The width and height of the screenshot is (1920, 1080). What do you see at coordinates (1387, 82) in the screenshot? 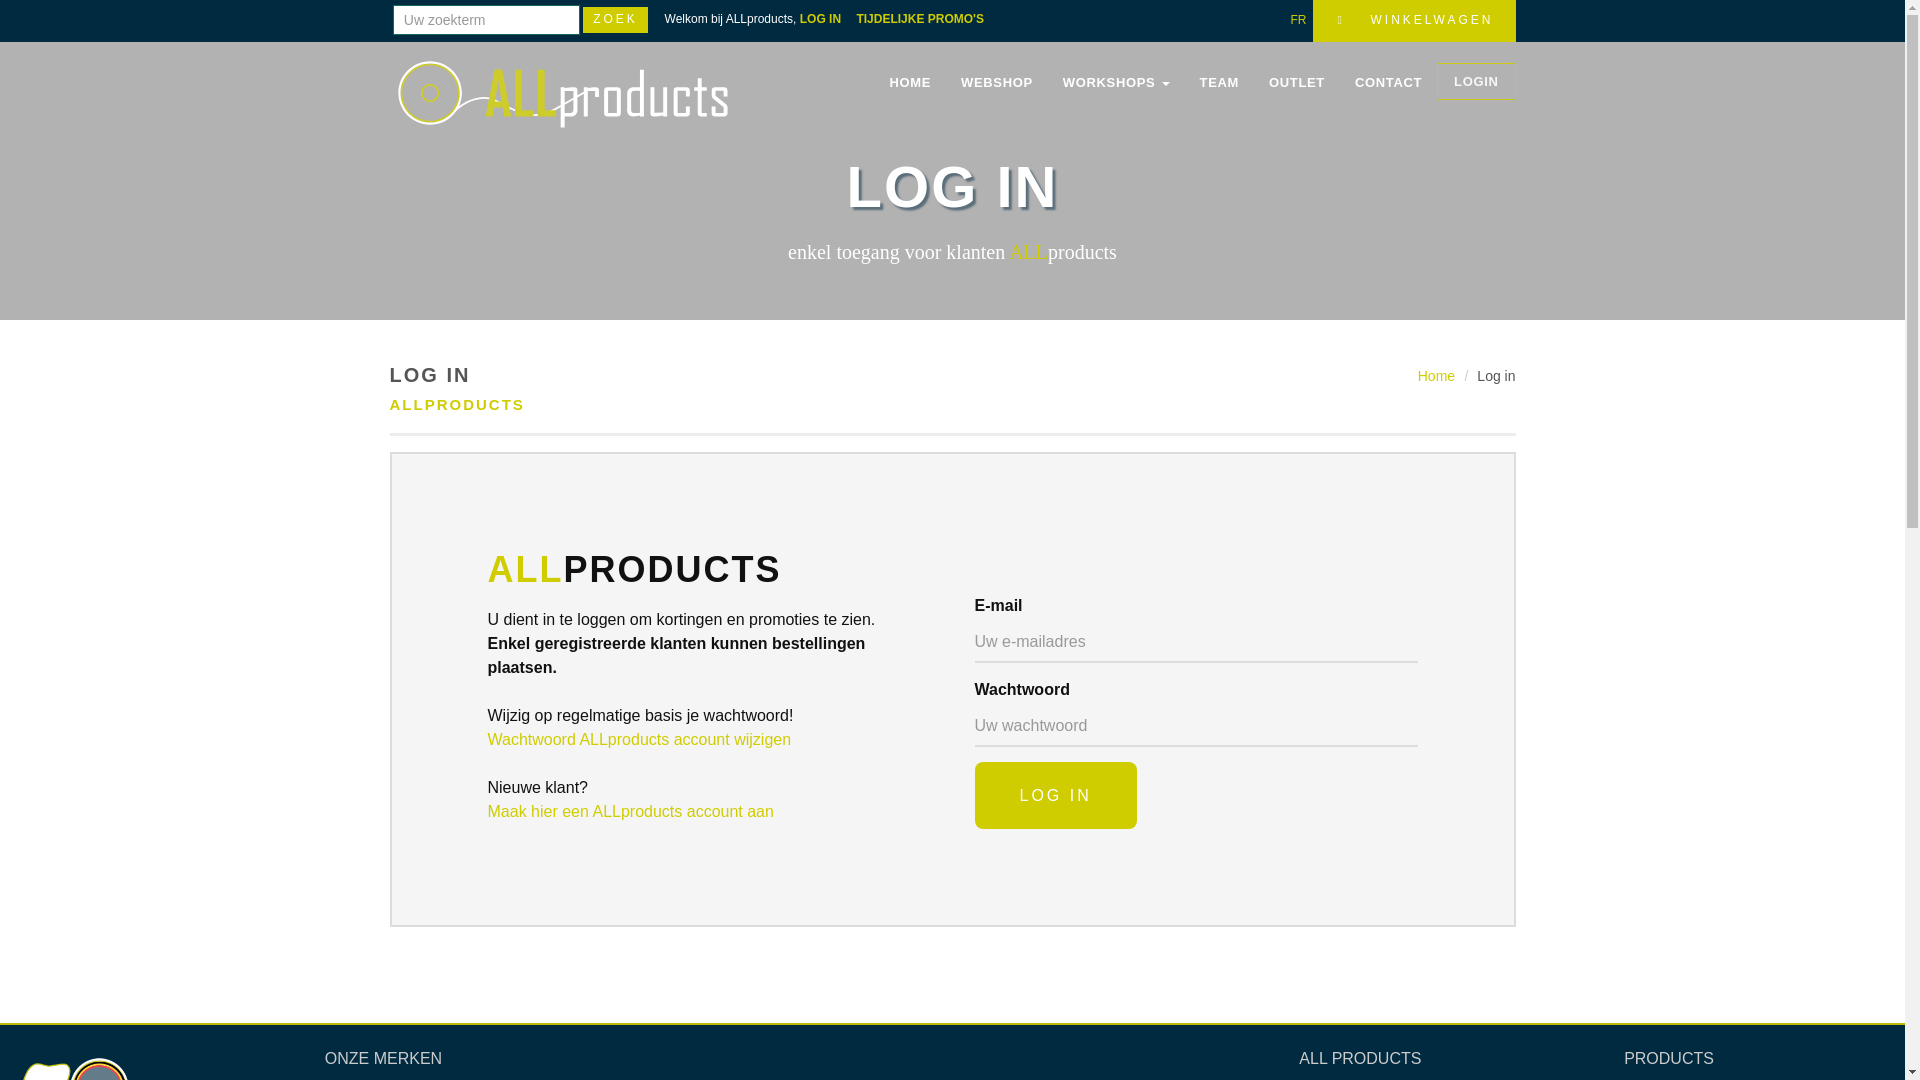
I see `'CONTACT'` at bounding box center [1387, 82].